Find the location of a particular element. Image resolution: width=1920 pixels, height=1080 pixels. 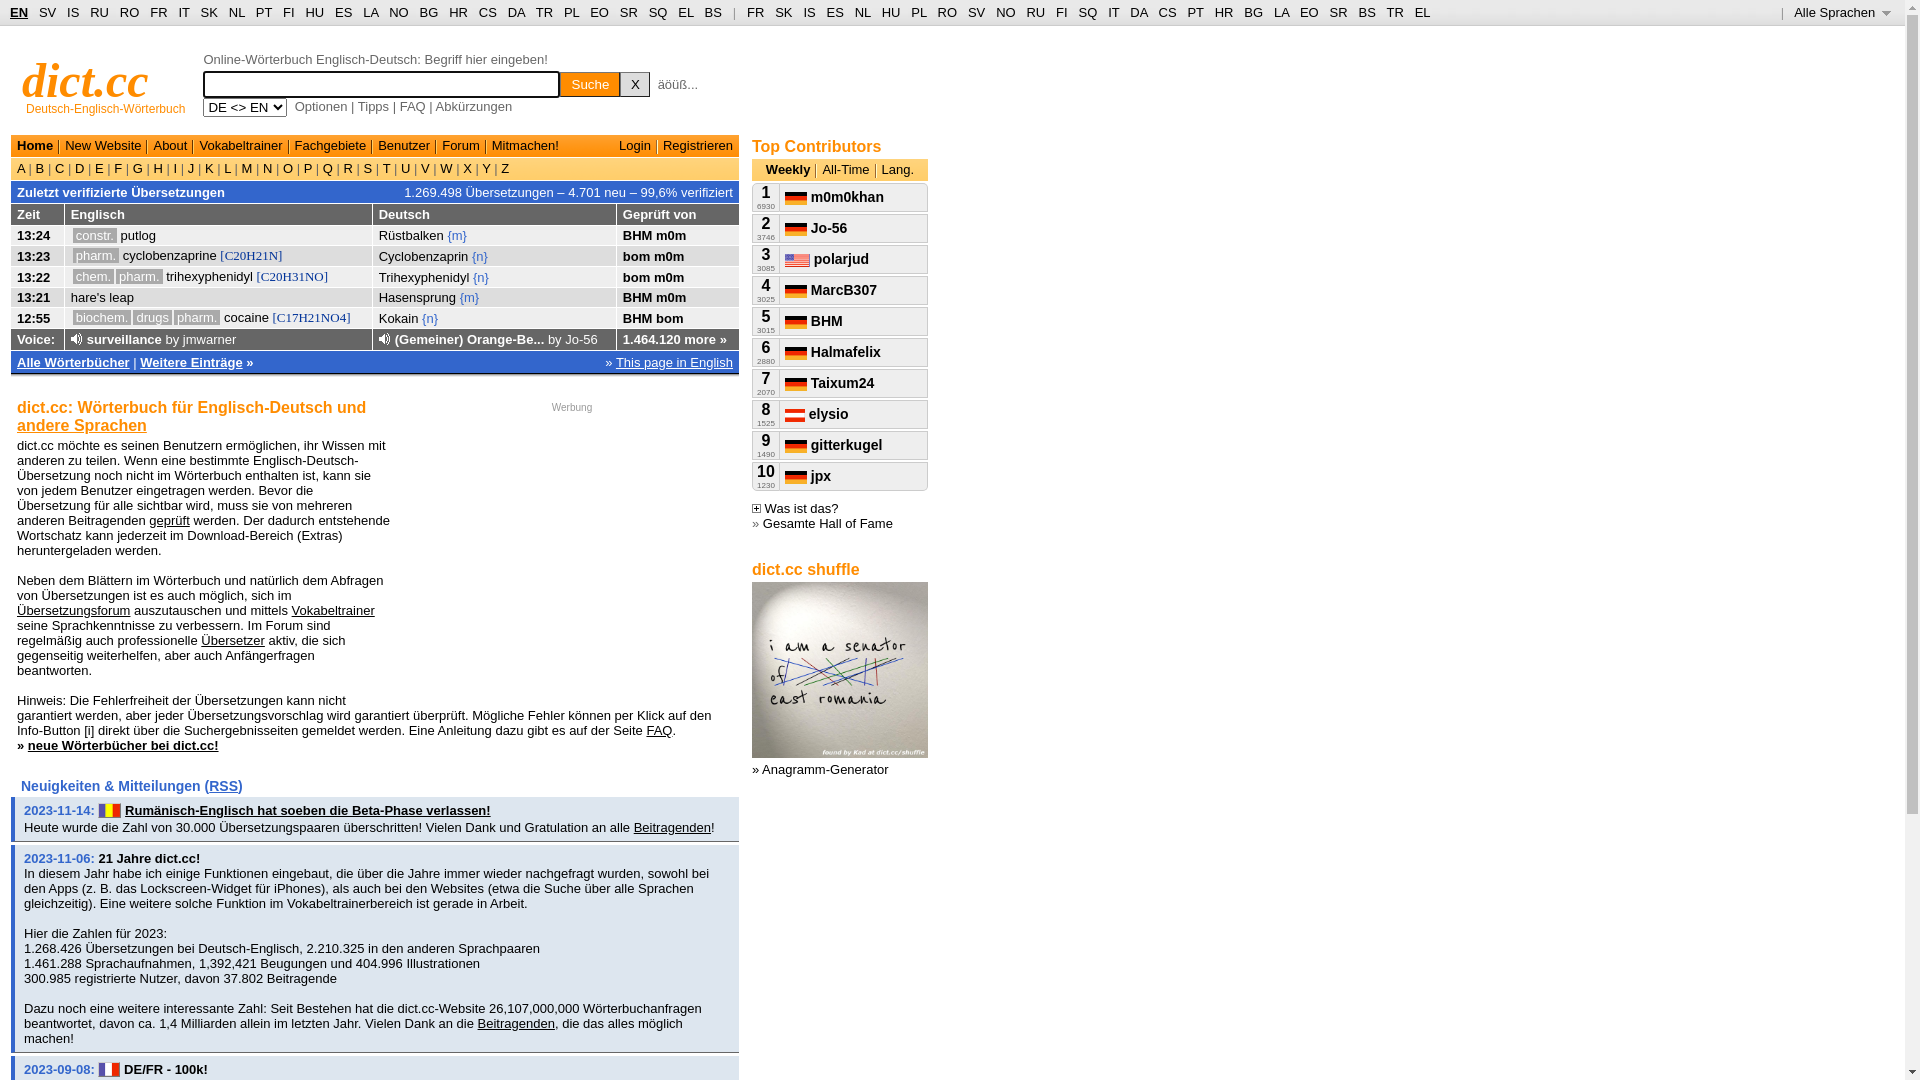

'M' is located at coordinates (245, 167).